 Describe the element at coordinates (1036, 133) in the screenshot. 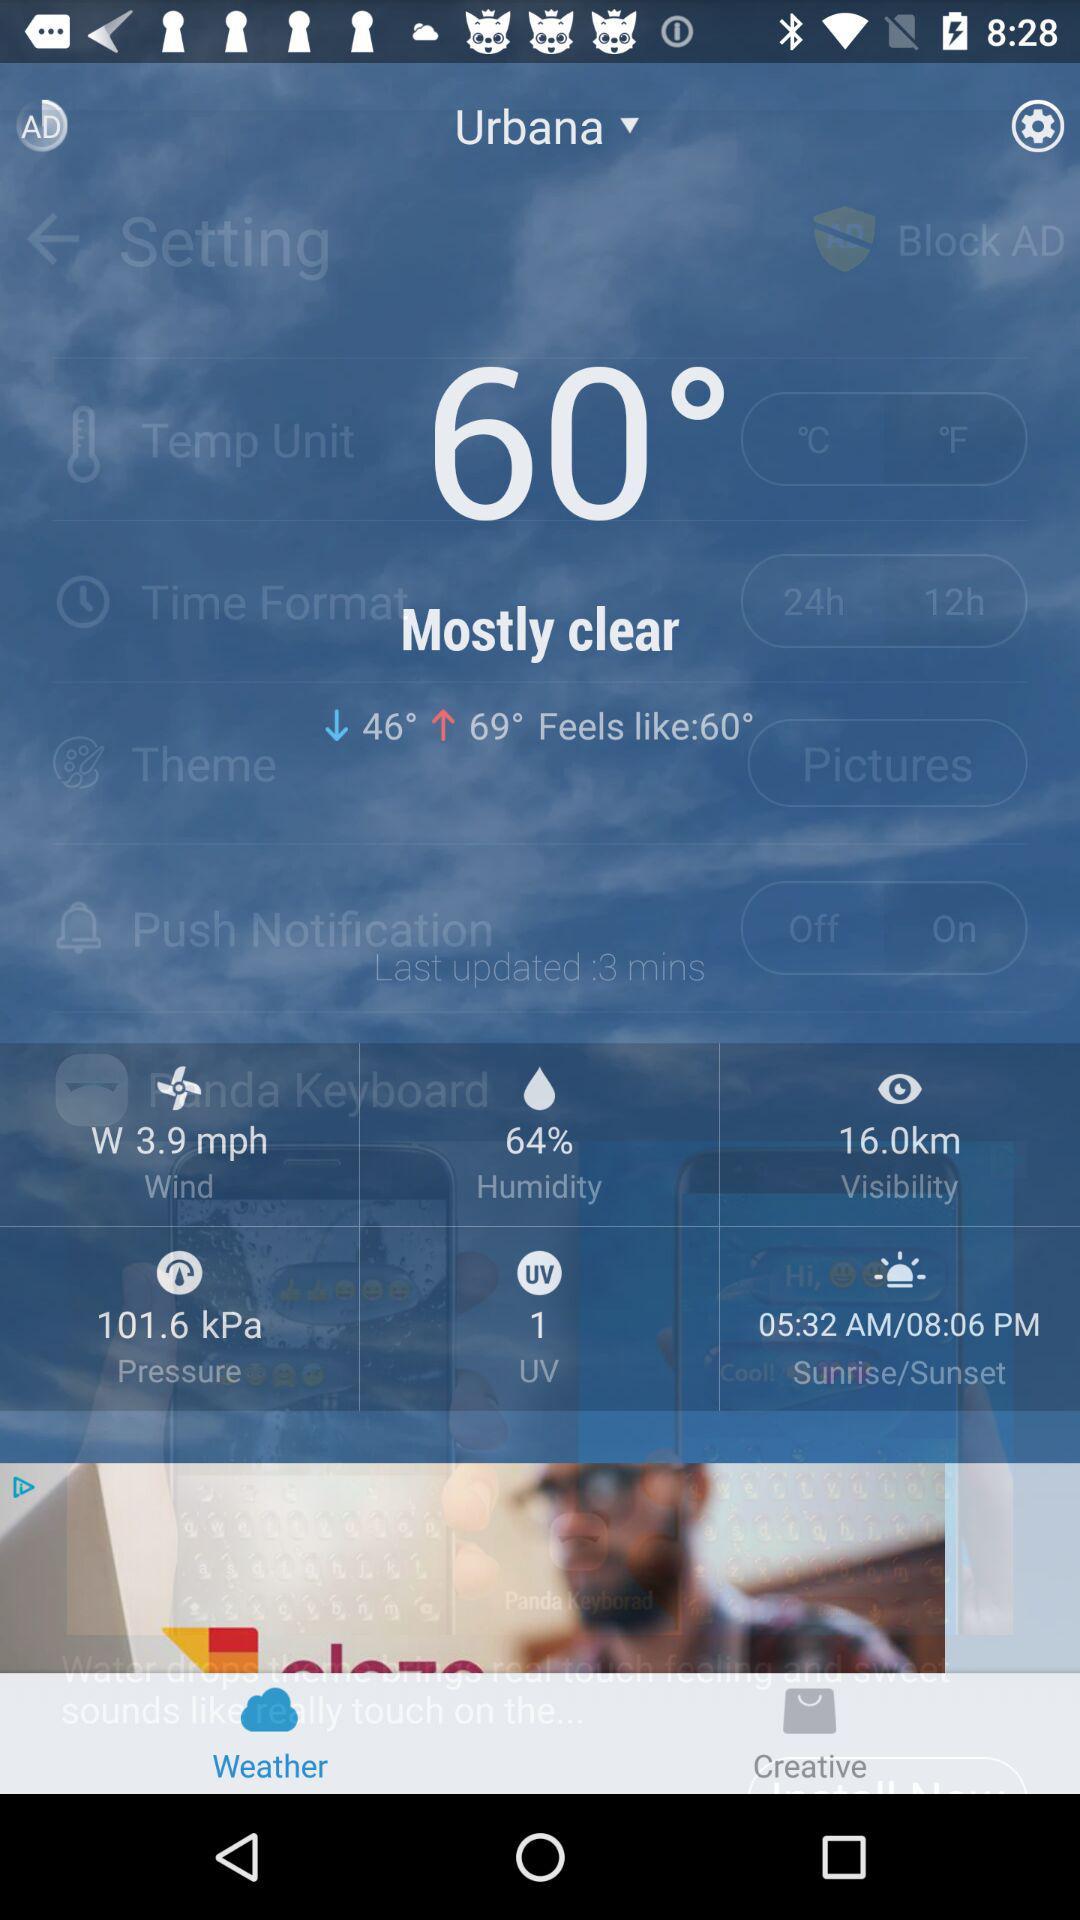

I see `the settings icon` at that location.